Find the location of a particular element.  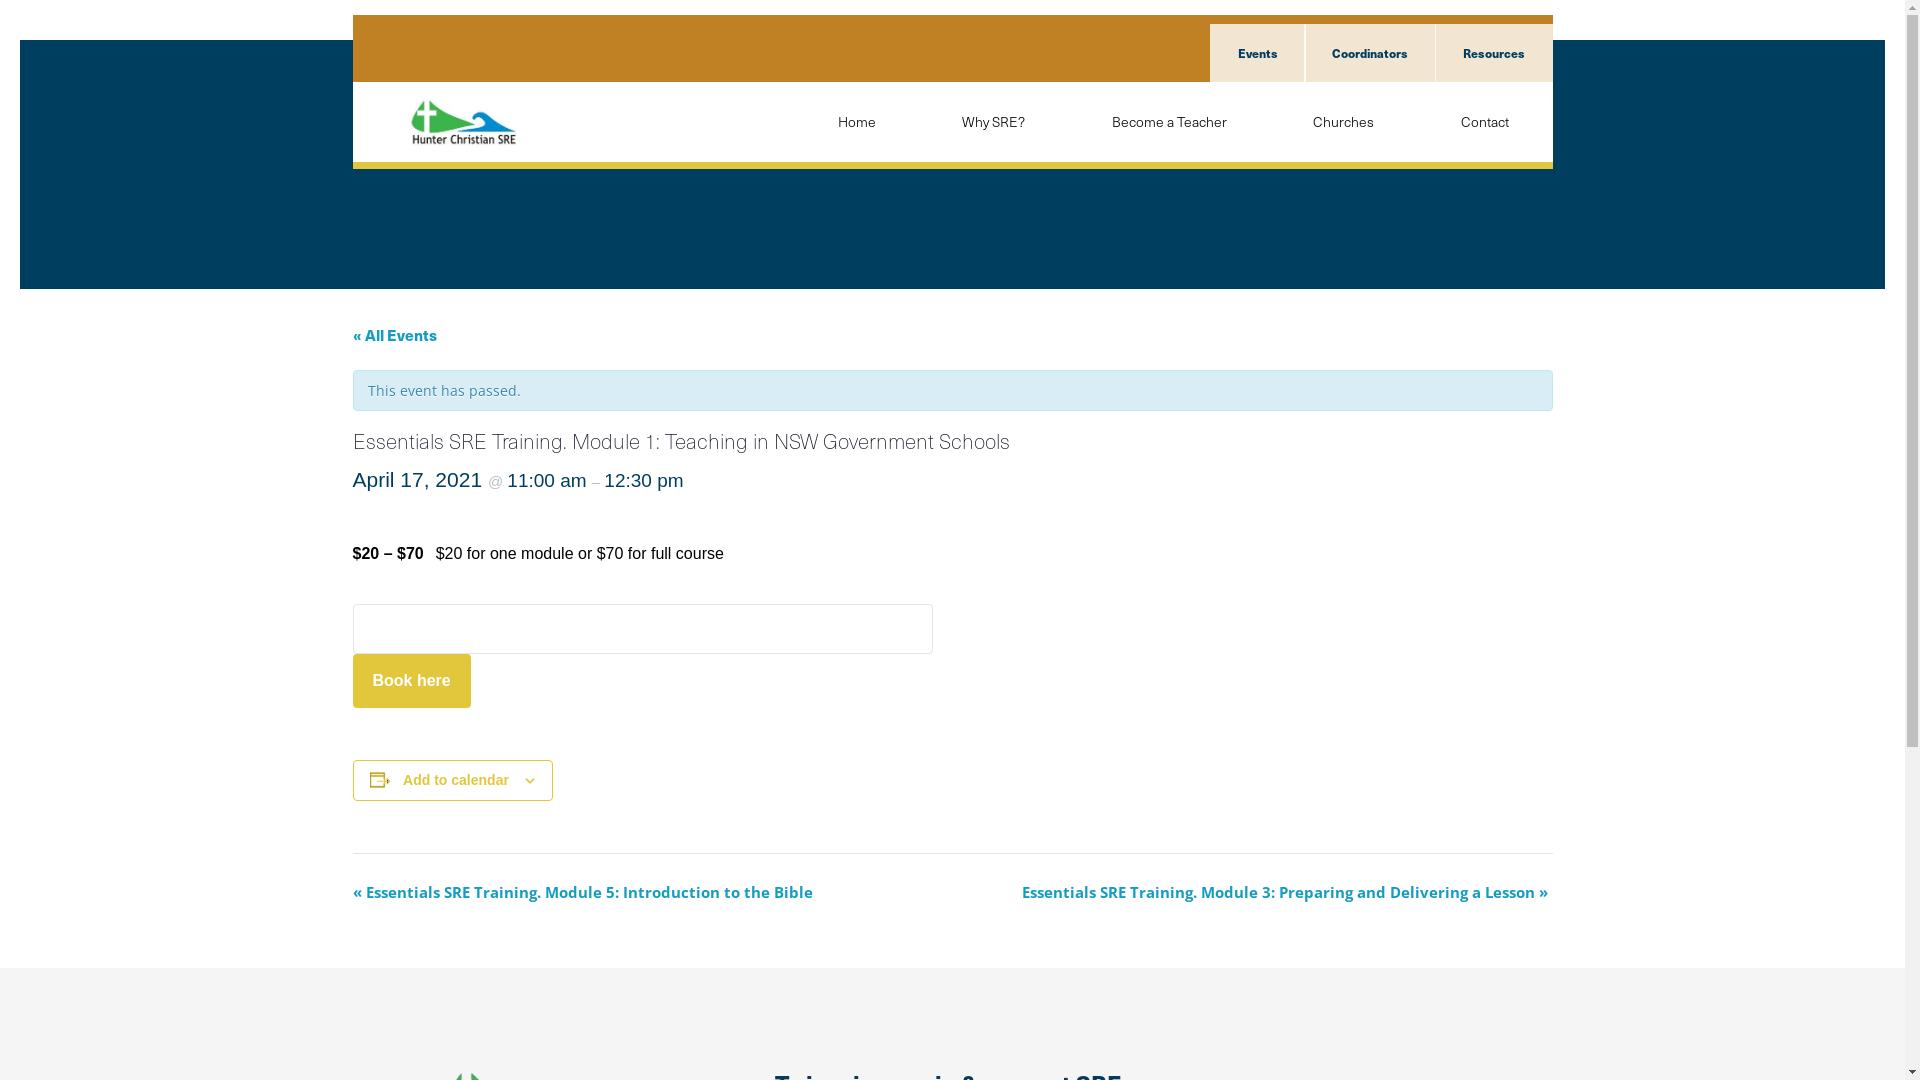

'Coordinators' is located at coordinates (1368, 52).